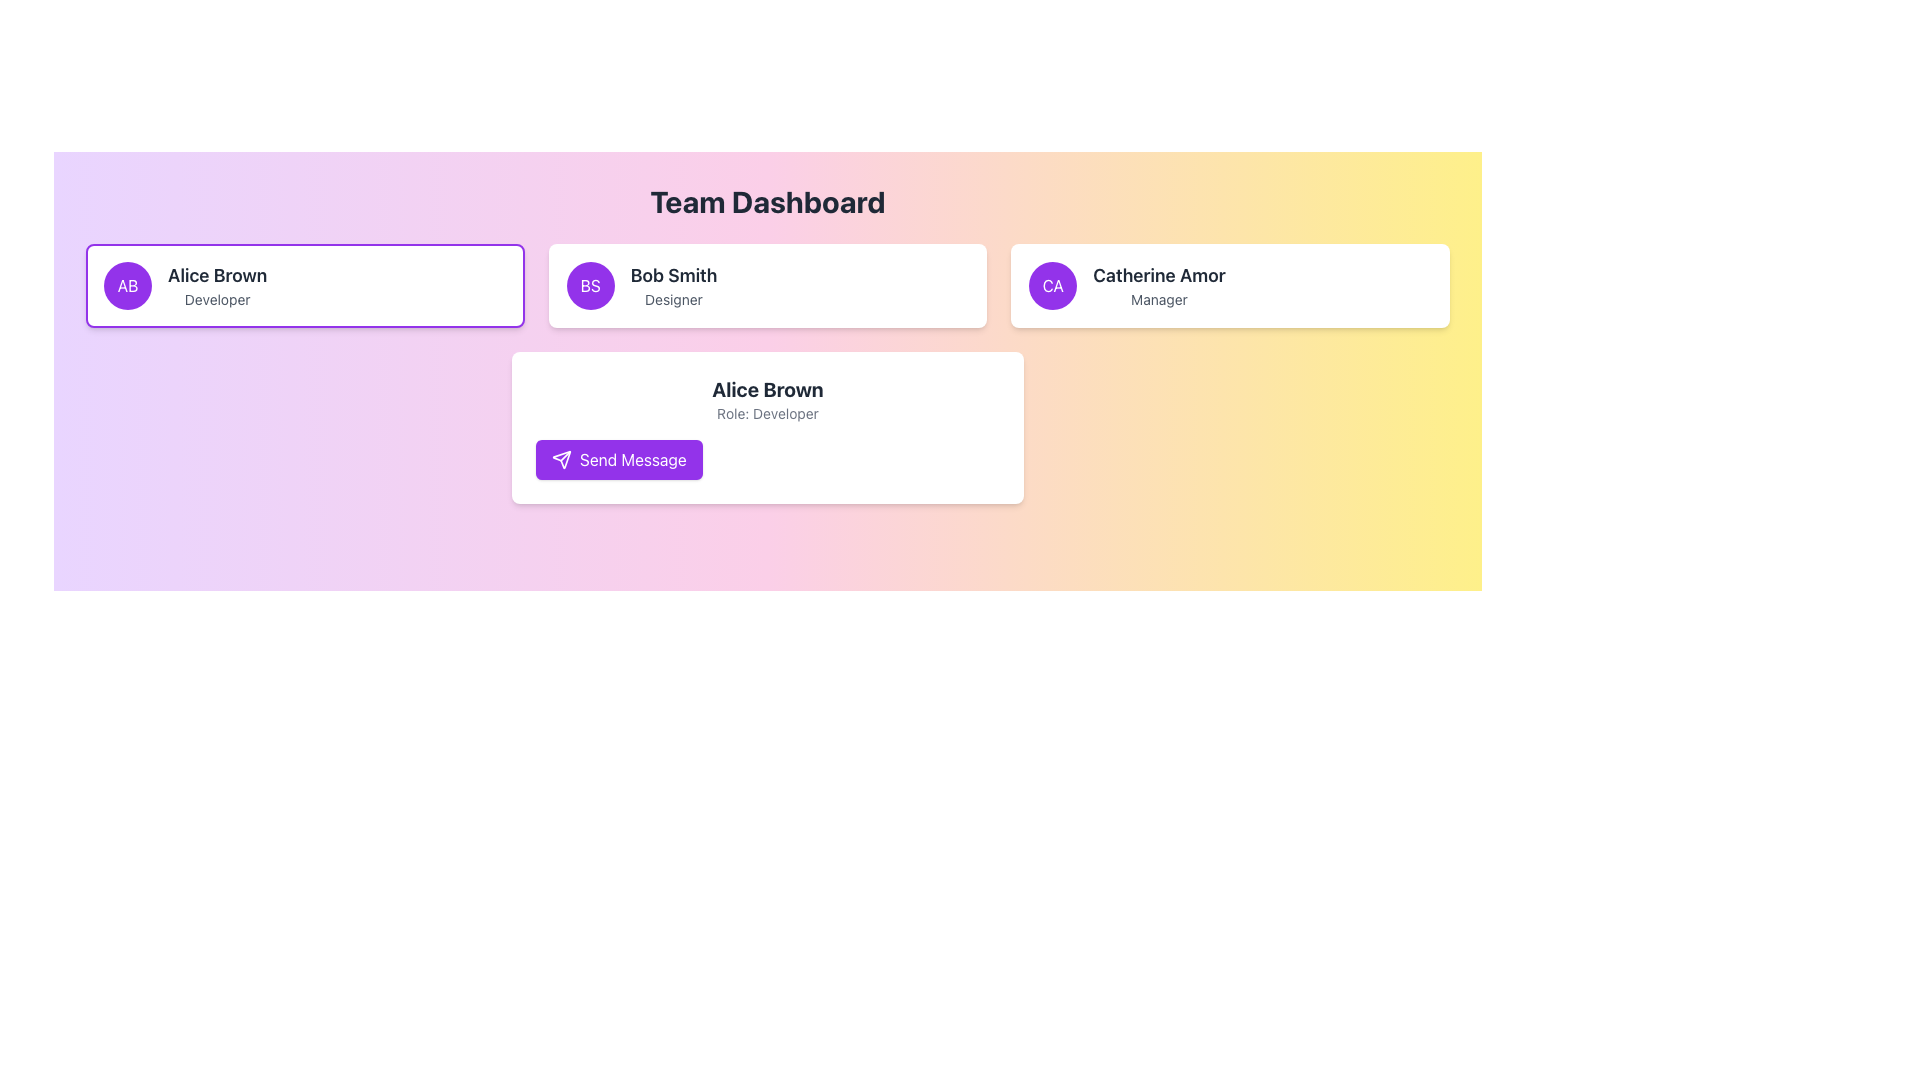 This screenshot has width=1920, height=1080. What do you see at coordinates (560, 459) in the screenshot?
I see `the purple button labeled 'Send Message' which contains a stylized paper airplane icon on its left side` at bounding box center [560, 459].